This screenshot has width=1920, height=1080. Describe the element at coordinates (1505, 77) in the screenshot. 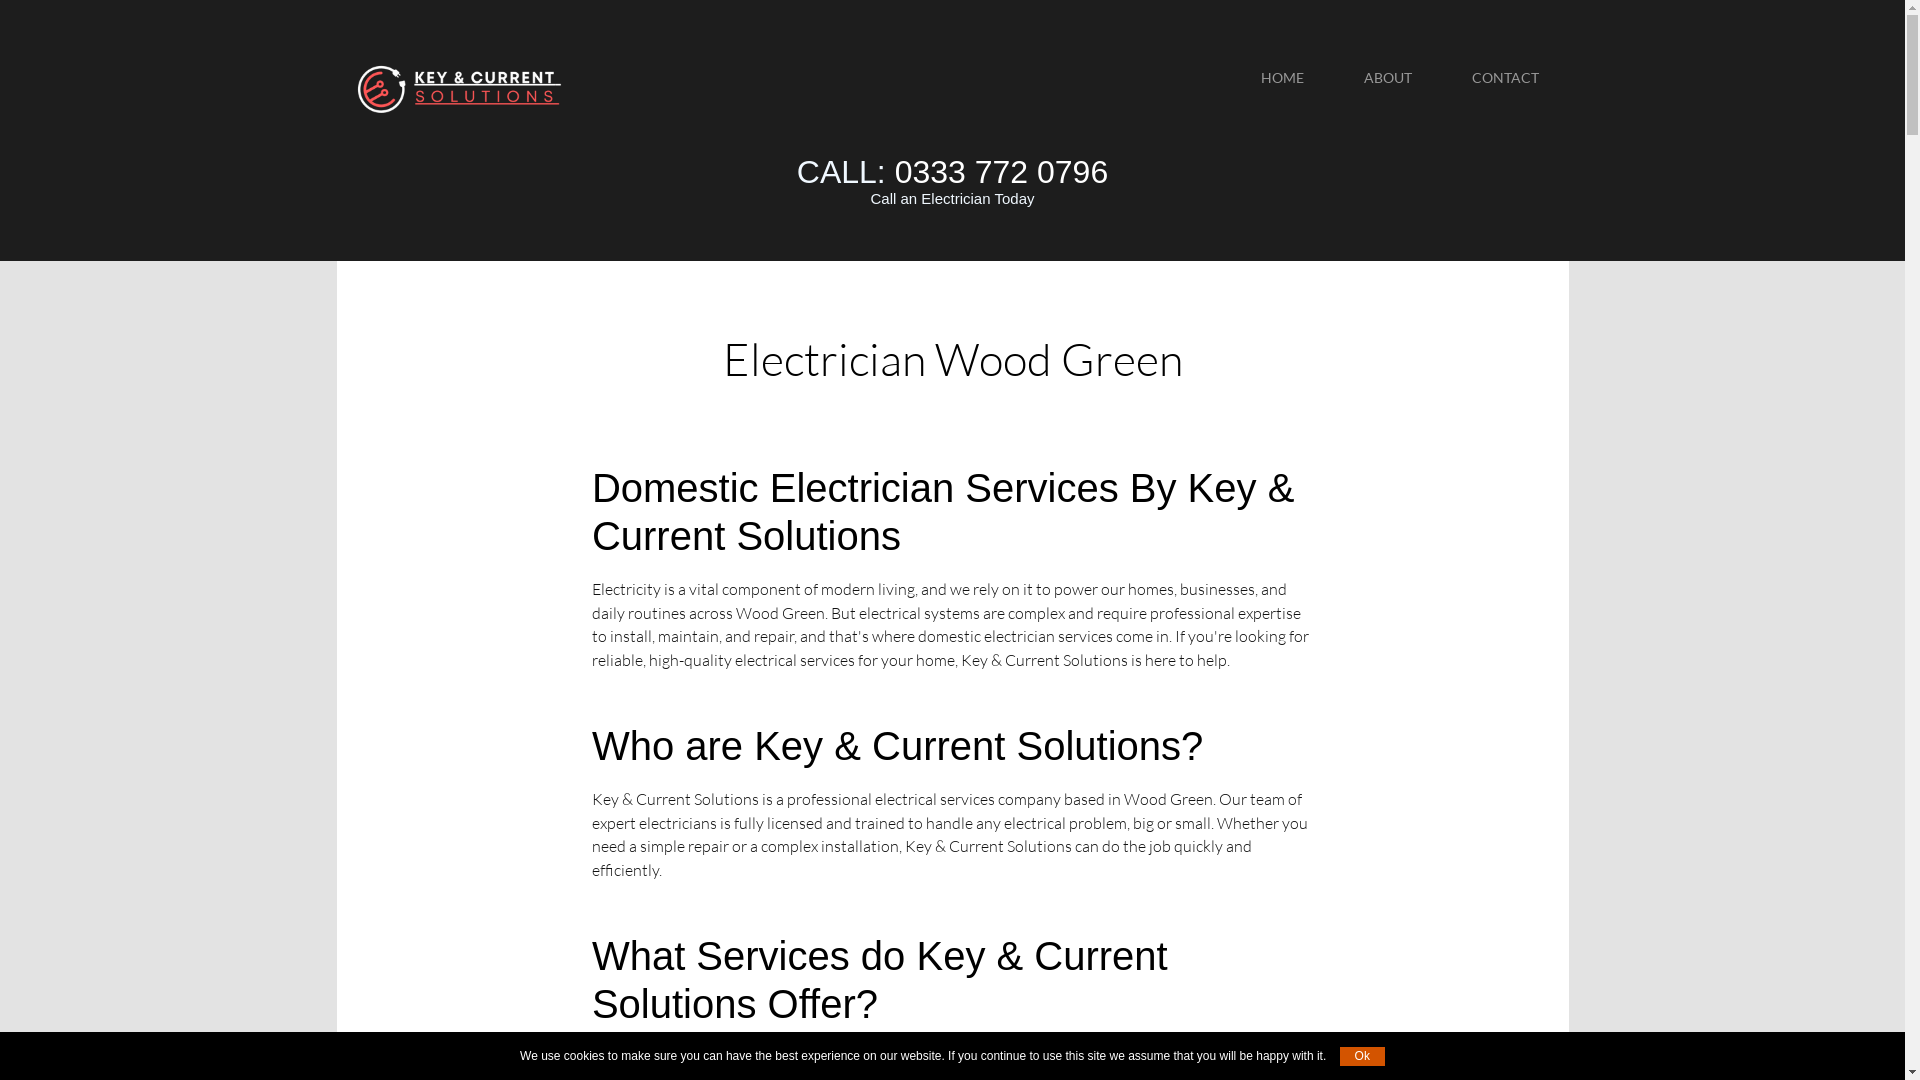

I see `'CONTACT'` at that location.